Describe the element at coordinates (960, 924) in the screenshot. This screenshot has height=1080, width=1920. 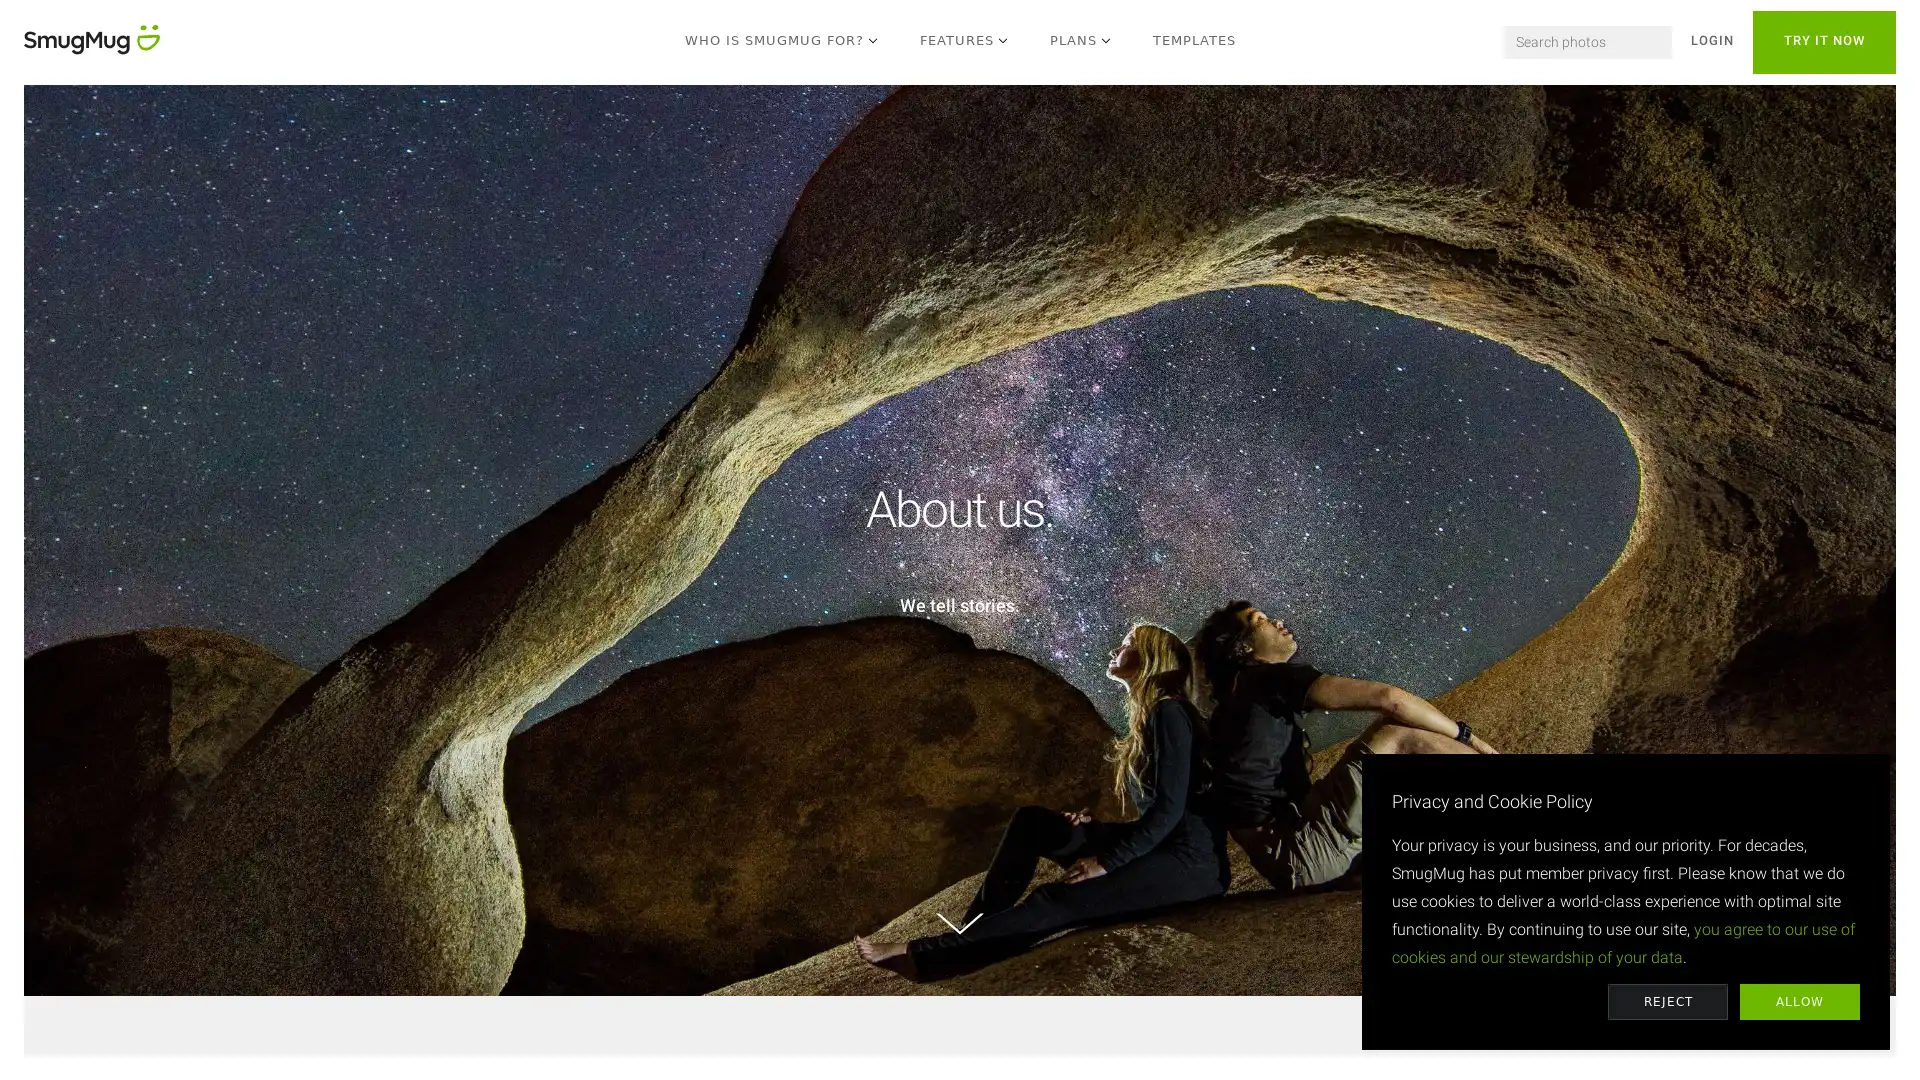
I see `Scroll Down` at that location.